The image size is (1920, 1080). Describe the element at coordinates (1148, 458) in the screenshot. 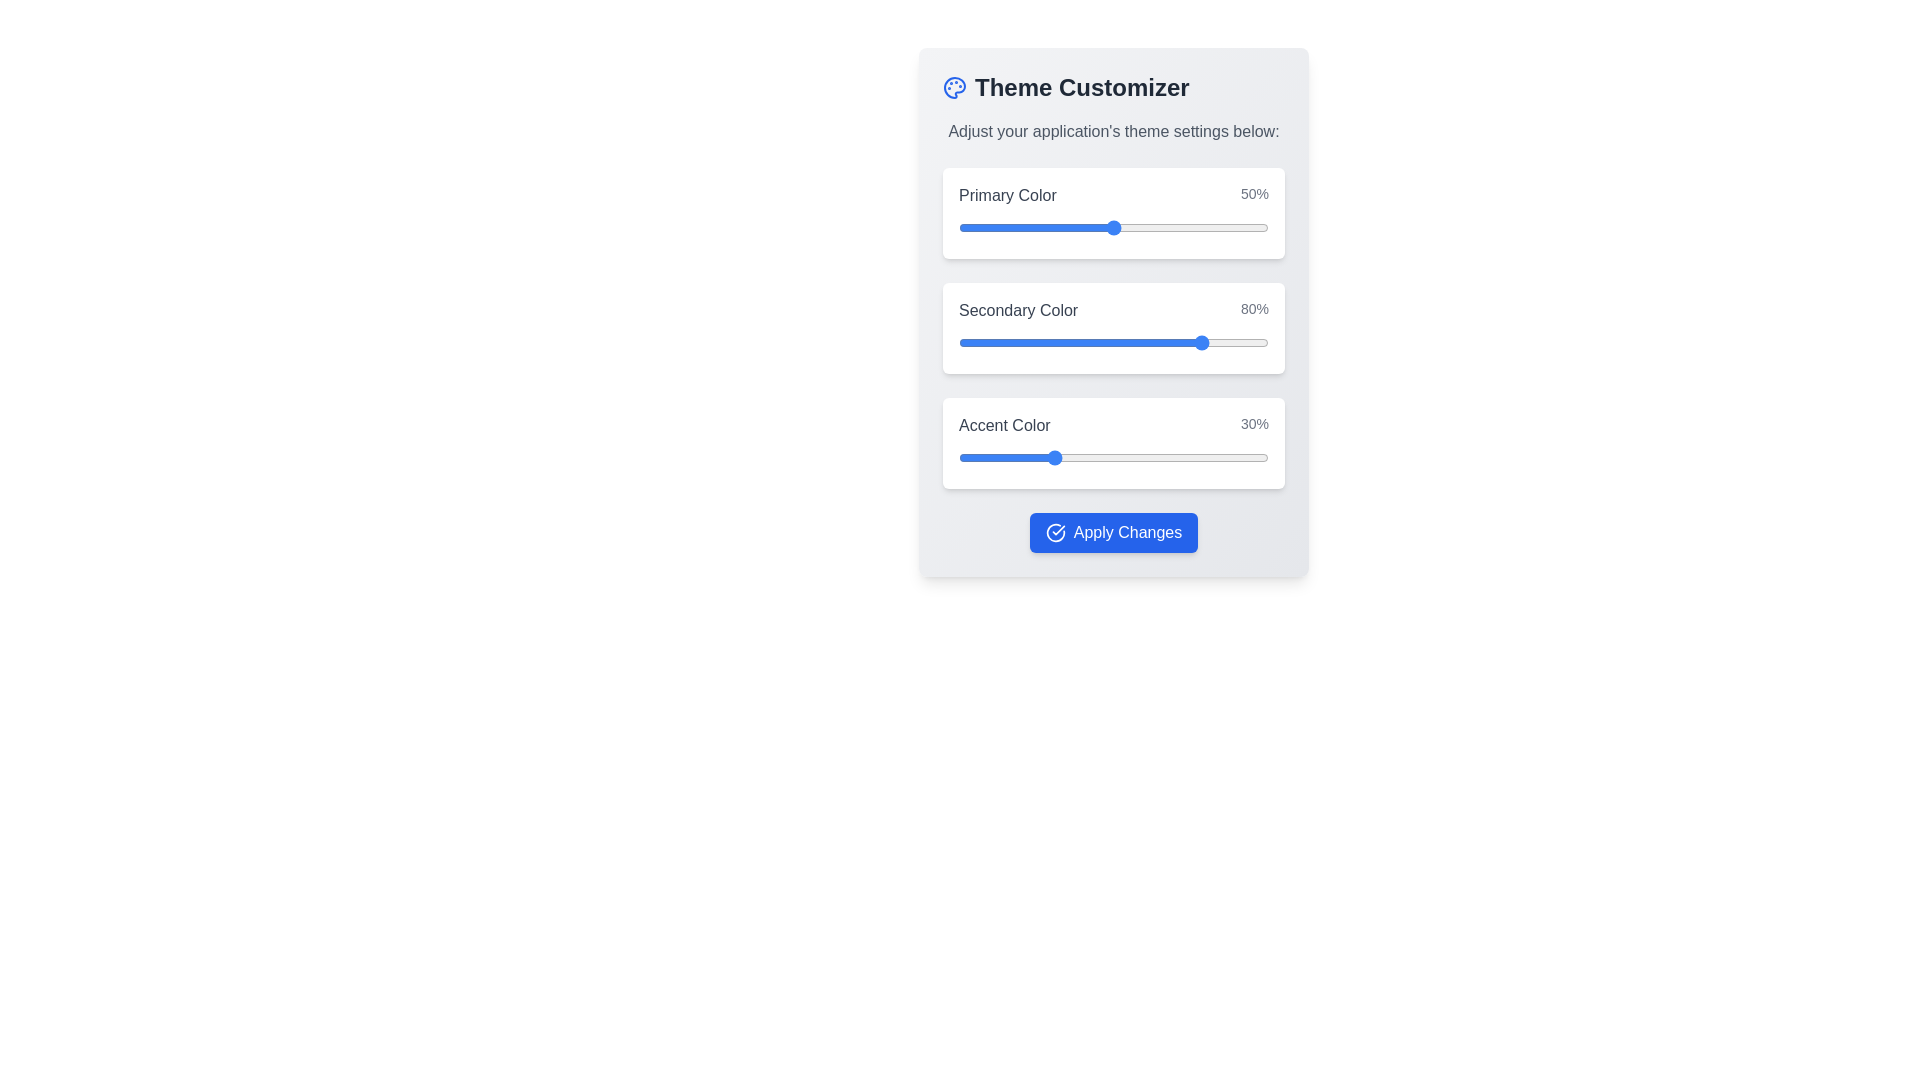

I see `the accent color percentage` at that location.